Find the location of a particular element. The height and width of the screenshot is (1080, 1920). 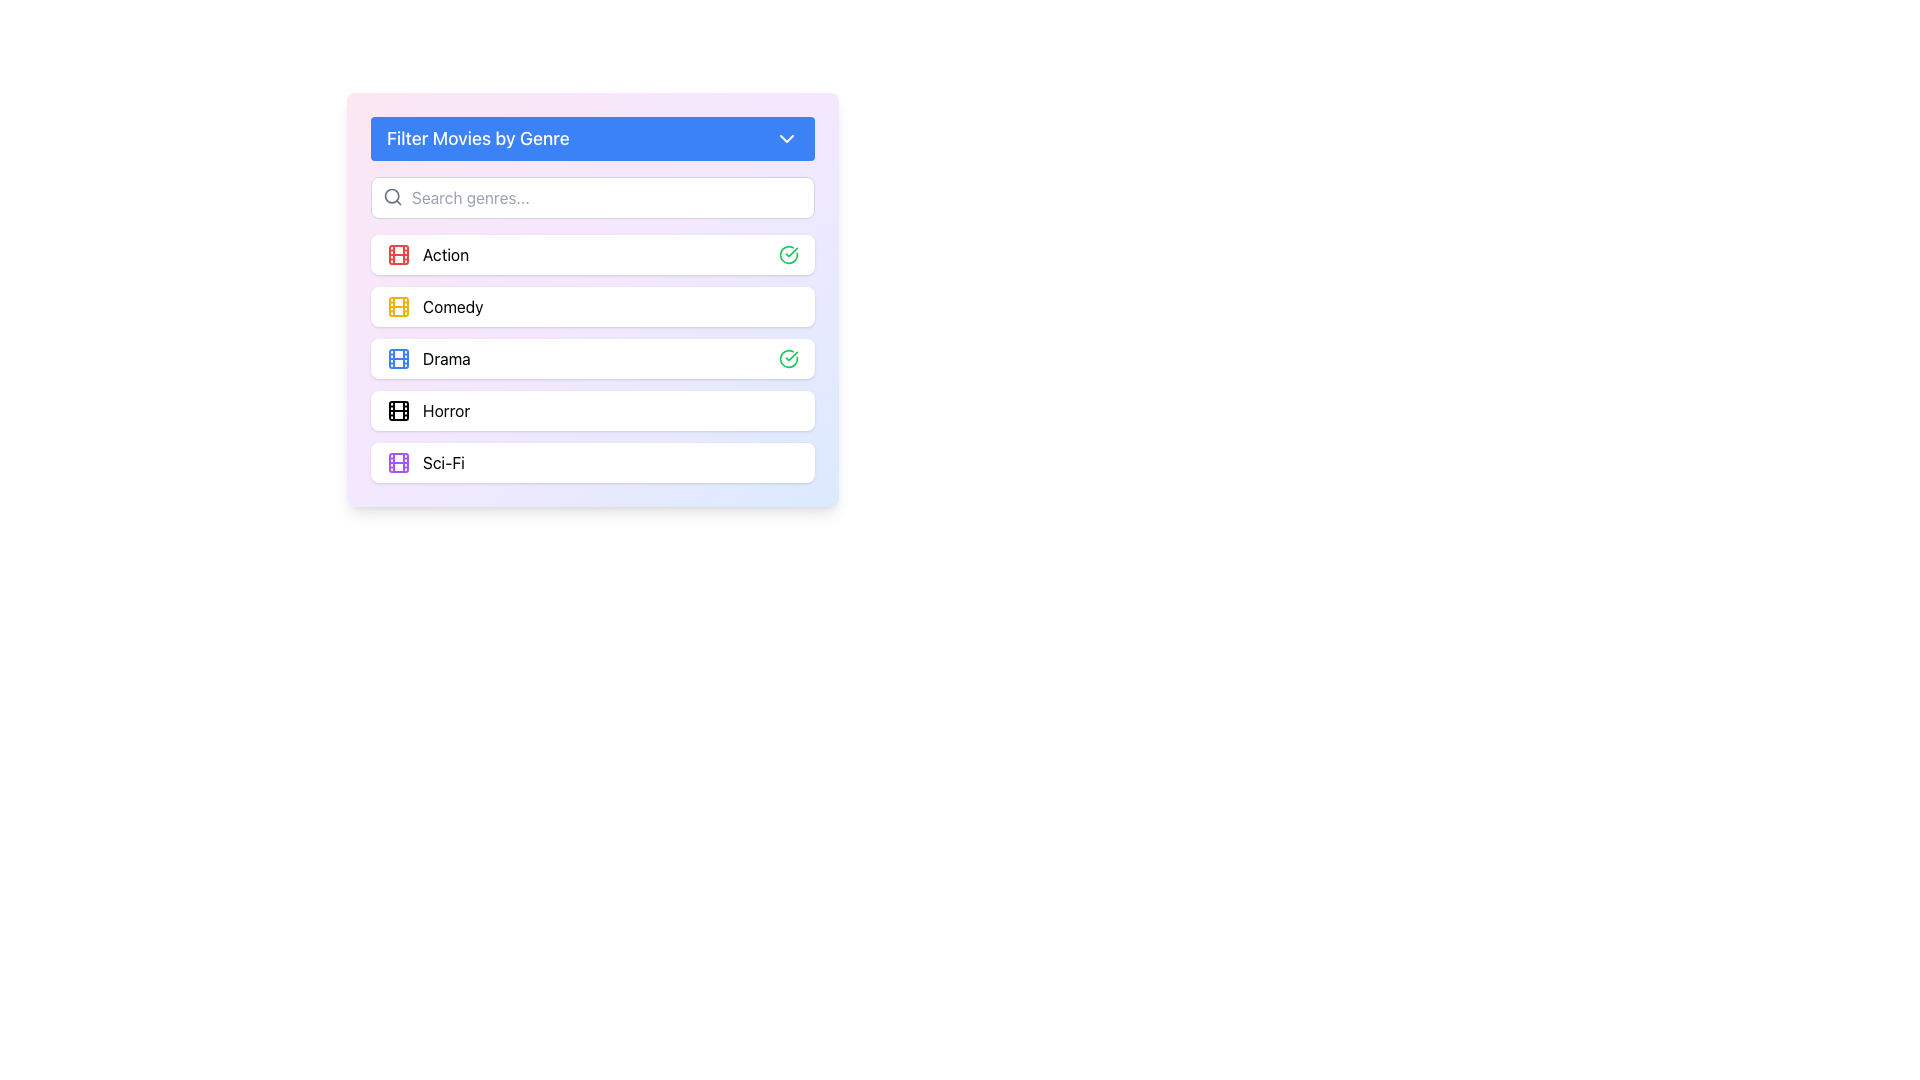

the yellow film reel icon located in the second row of the genre list, directly to the left of the 'Comedy' label is located at coordinates (398, 307).